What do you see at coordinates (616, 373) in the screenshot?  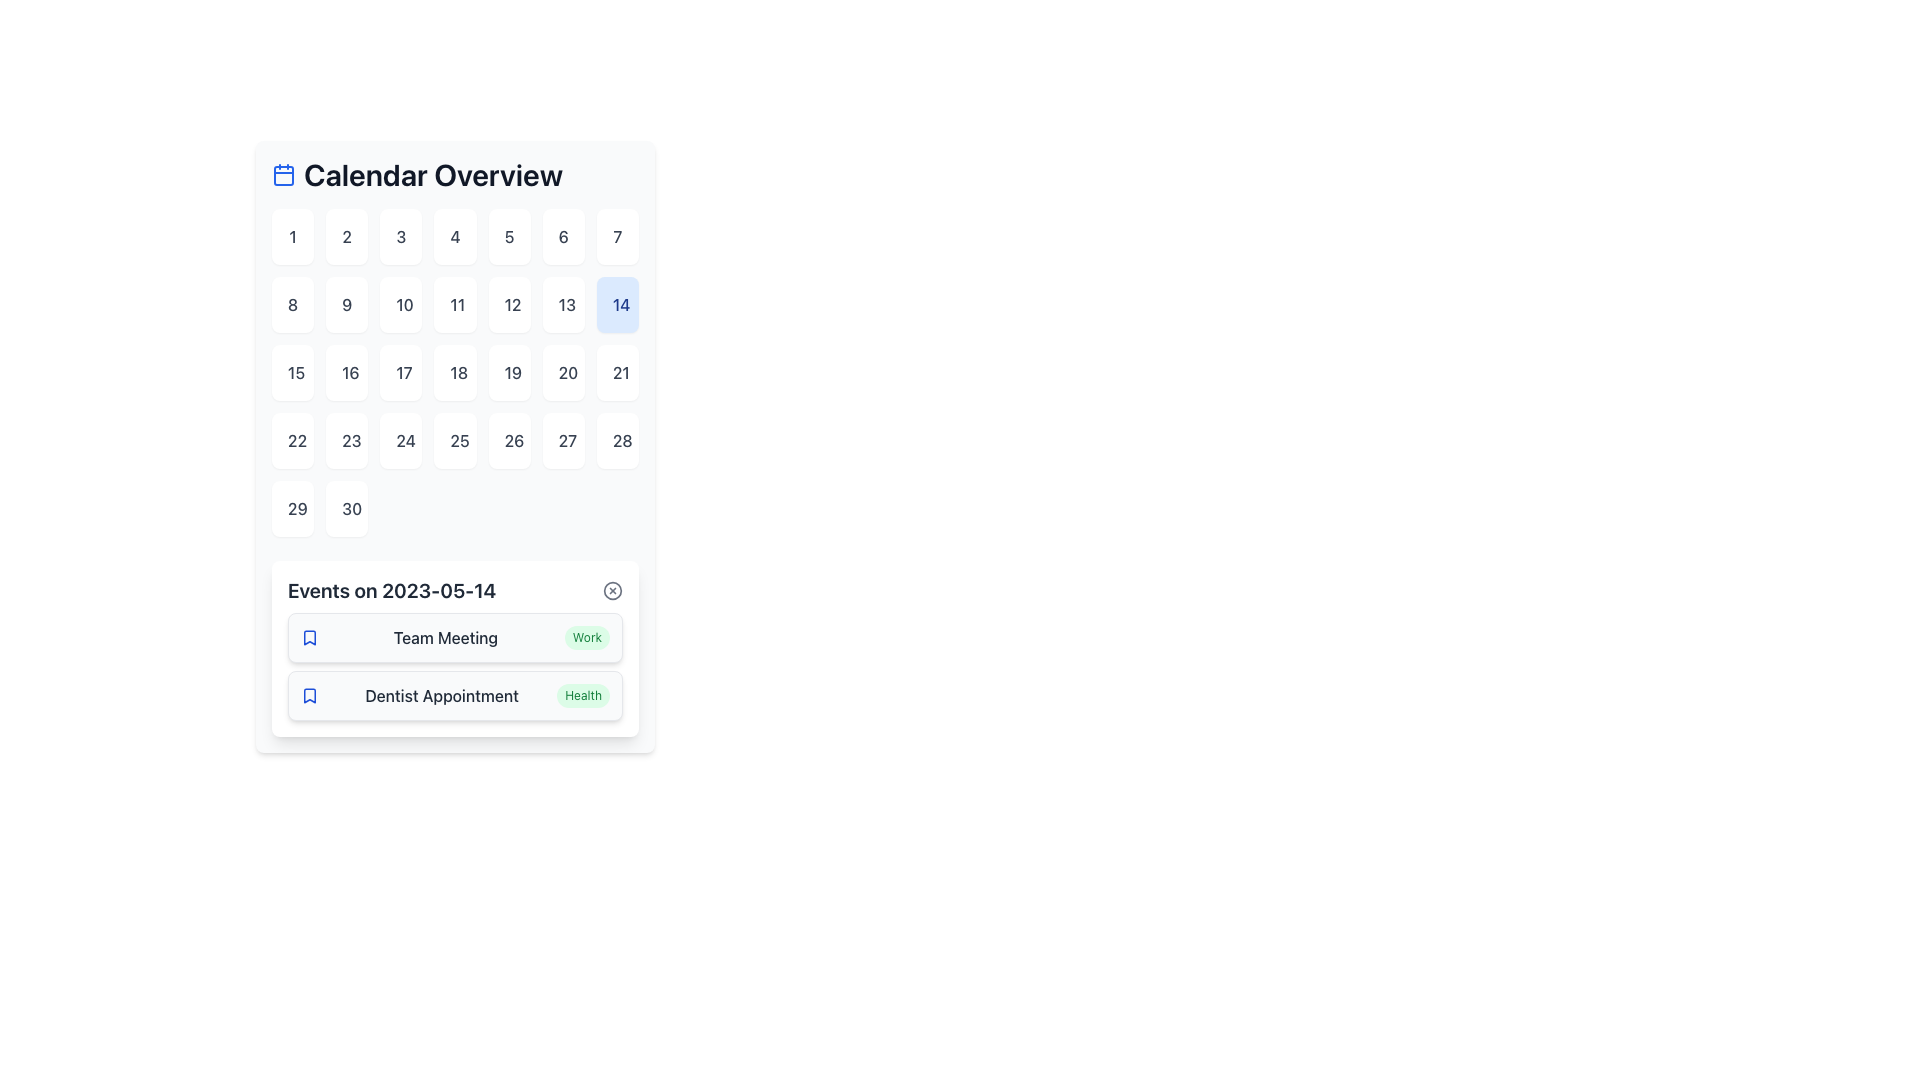 I see `the date button in the Calendar Overview section located in the third row, seventh column` at bounding box center [616, 373].